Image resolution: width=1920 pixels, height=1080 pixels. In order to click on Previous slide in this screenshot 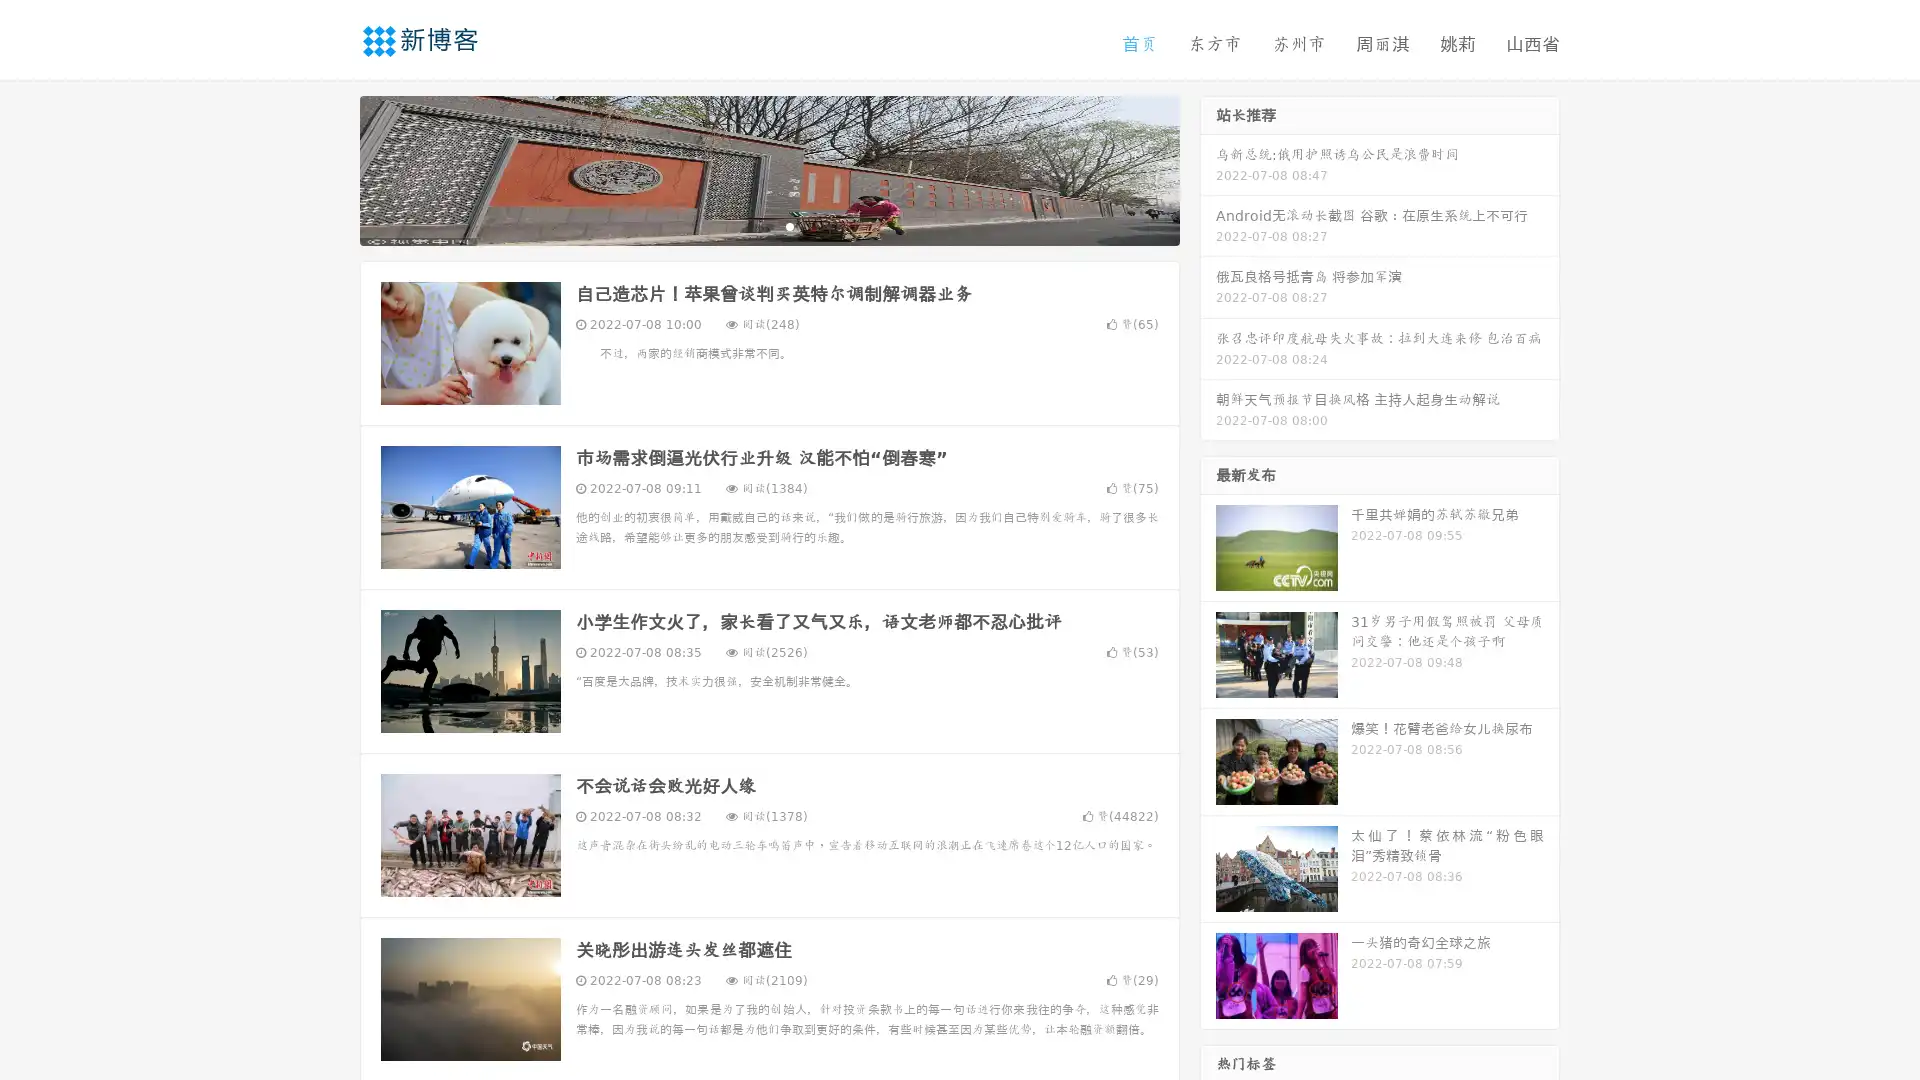, I will do `click(330, 168)`.